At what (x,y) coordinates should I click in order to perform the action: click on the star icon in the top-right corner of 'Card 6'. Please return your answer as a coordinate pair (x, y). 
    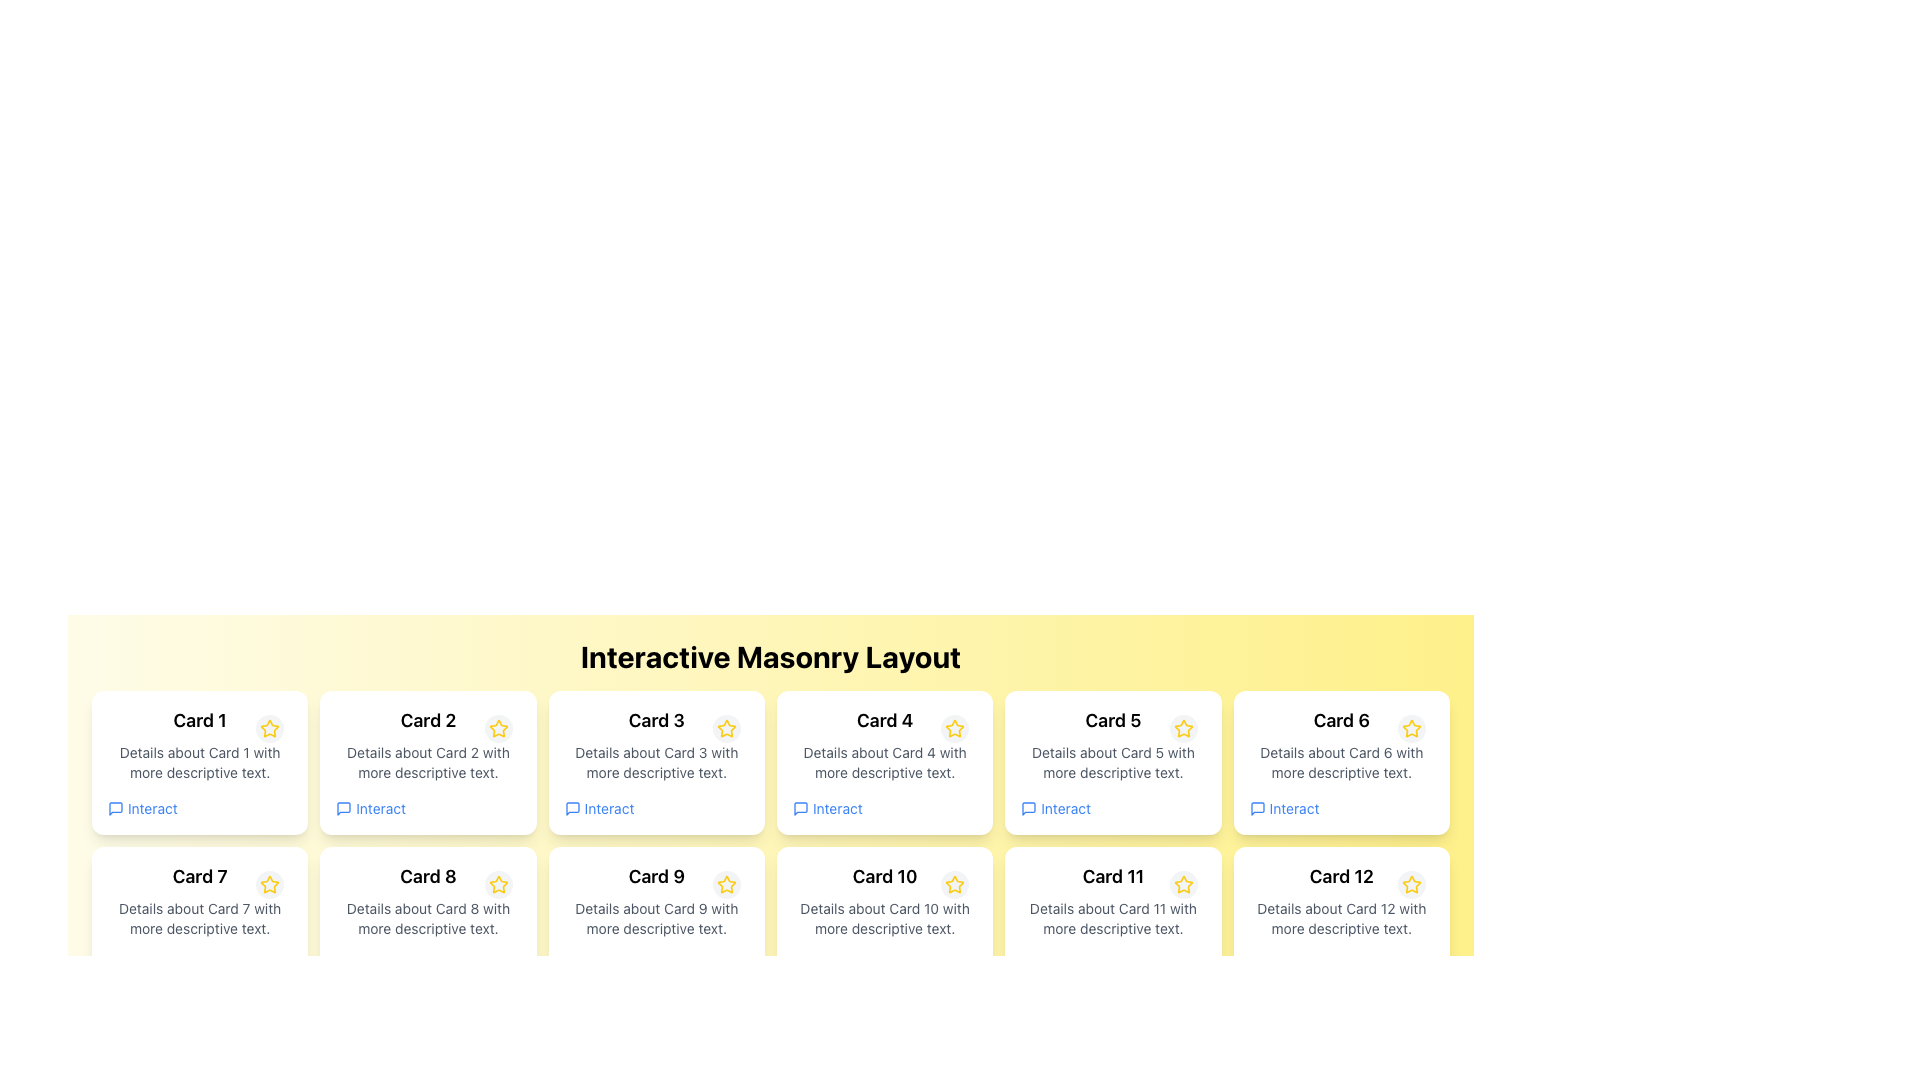
    Looking at the image, I should click on (1410, 729).